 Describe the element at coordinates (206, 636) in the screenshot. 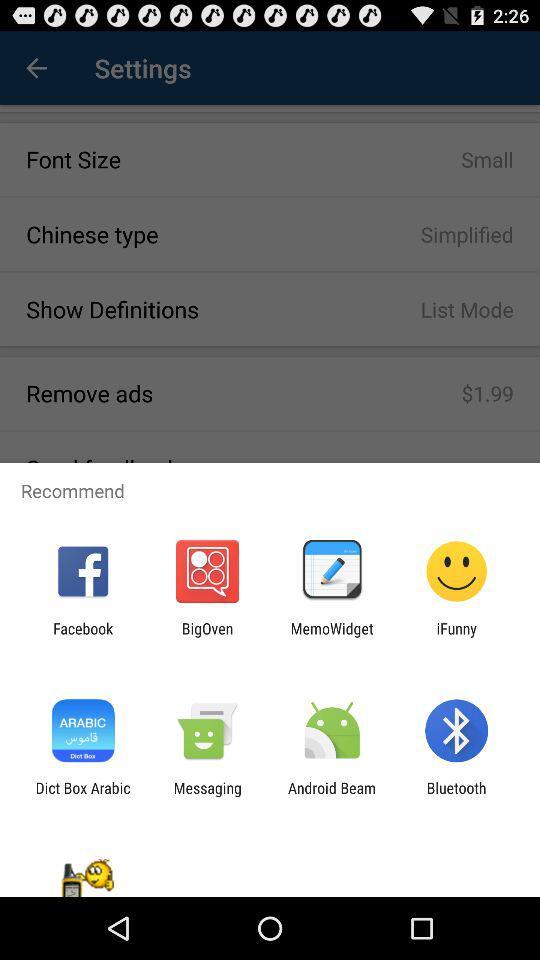

I see `icon next to facebook icon` at that location.